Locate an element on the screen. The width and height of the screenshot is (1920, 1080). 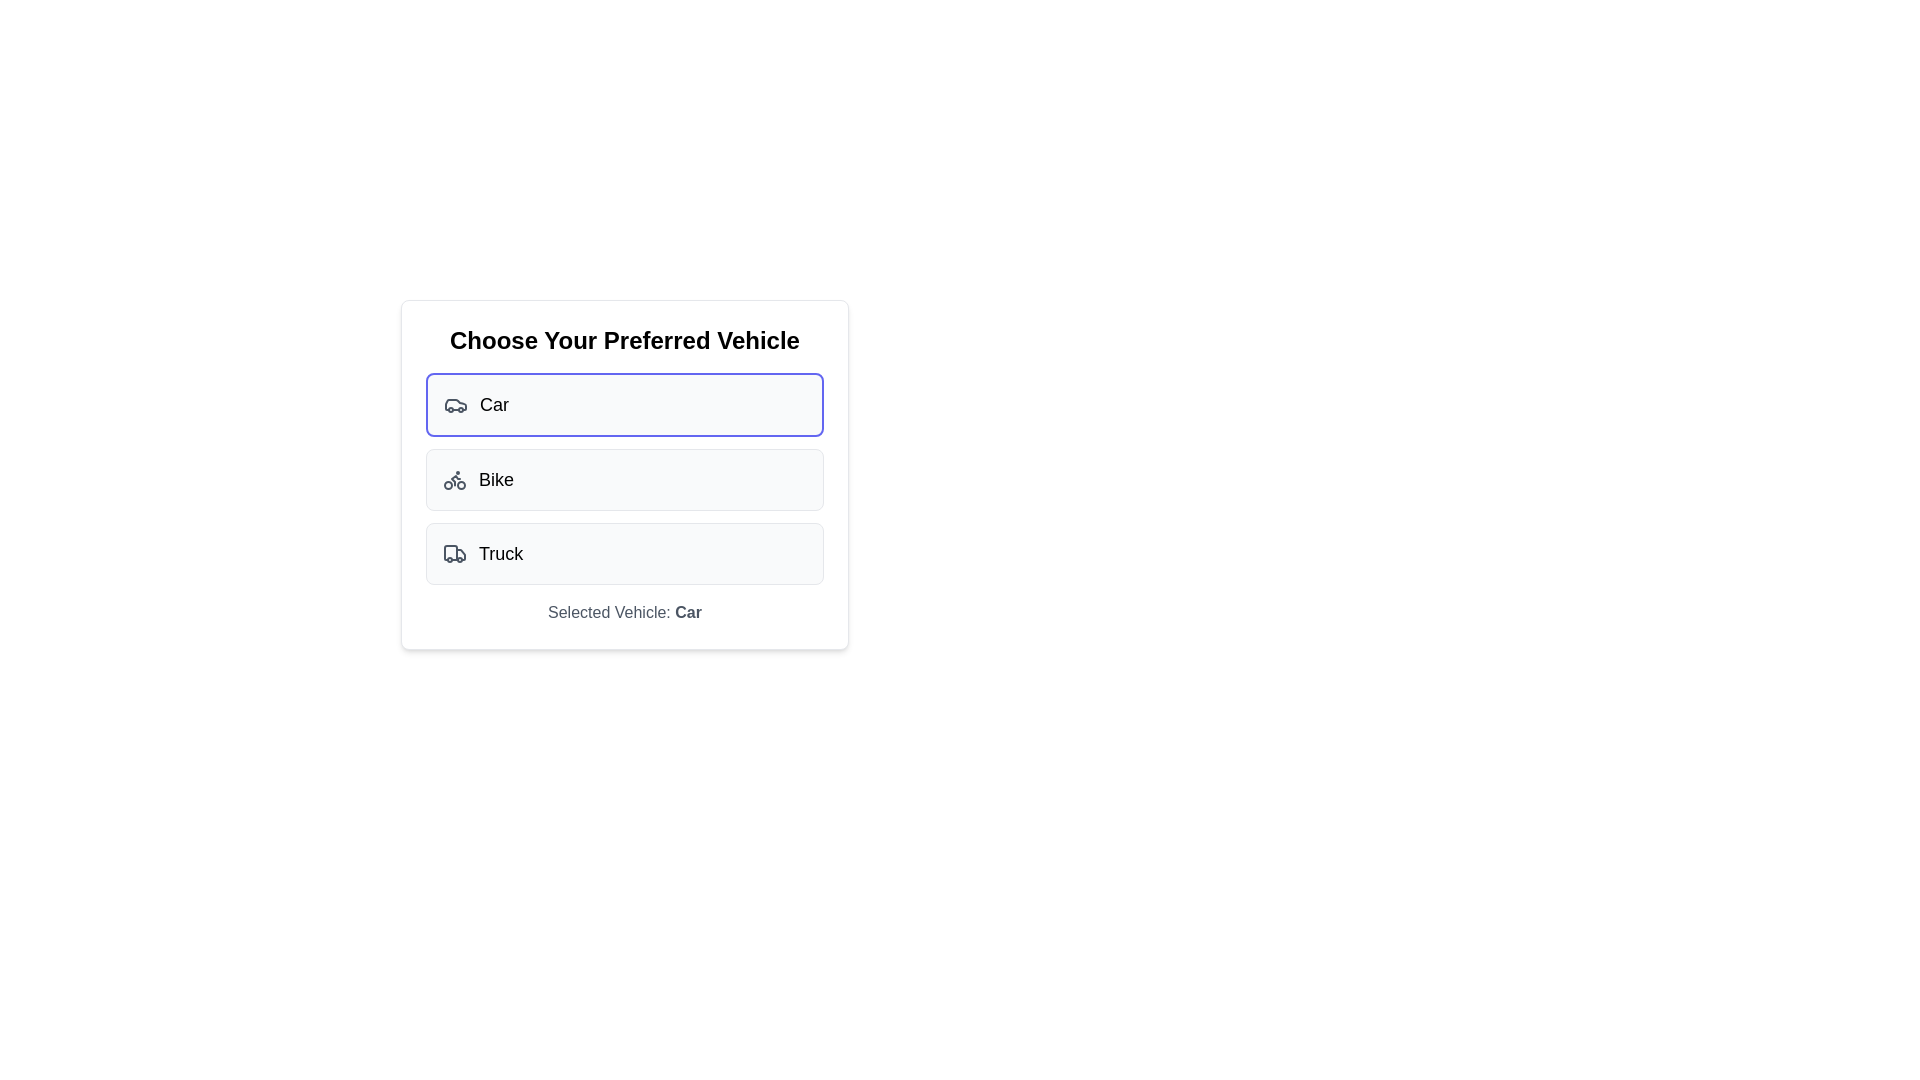
on the first selectable option in the list, which represents the choice 'Car' is located at coordinates (623, 405).